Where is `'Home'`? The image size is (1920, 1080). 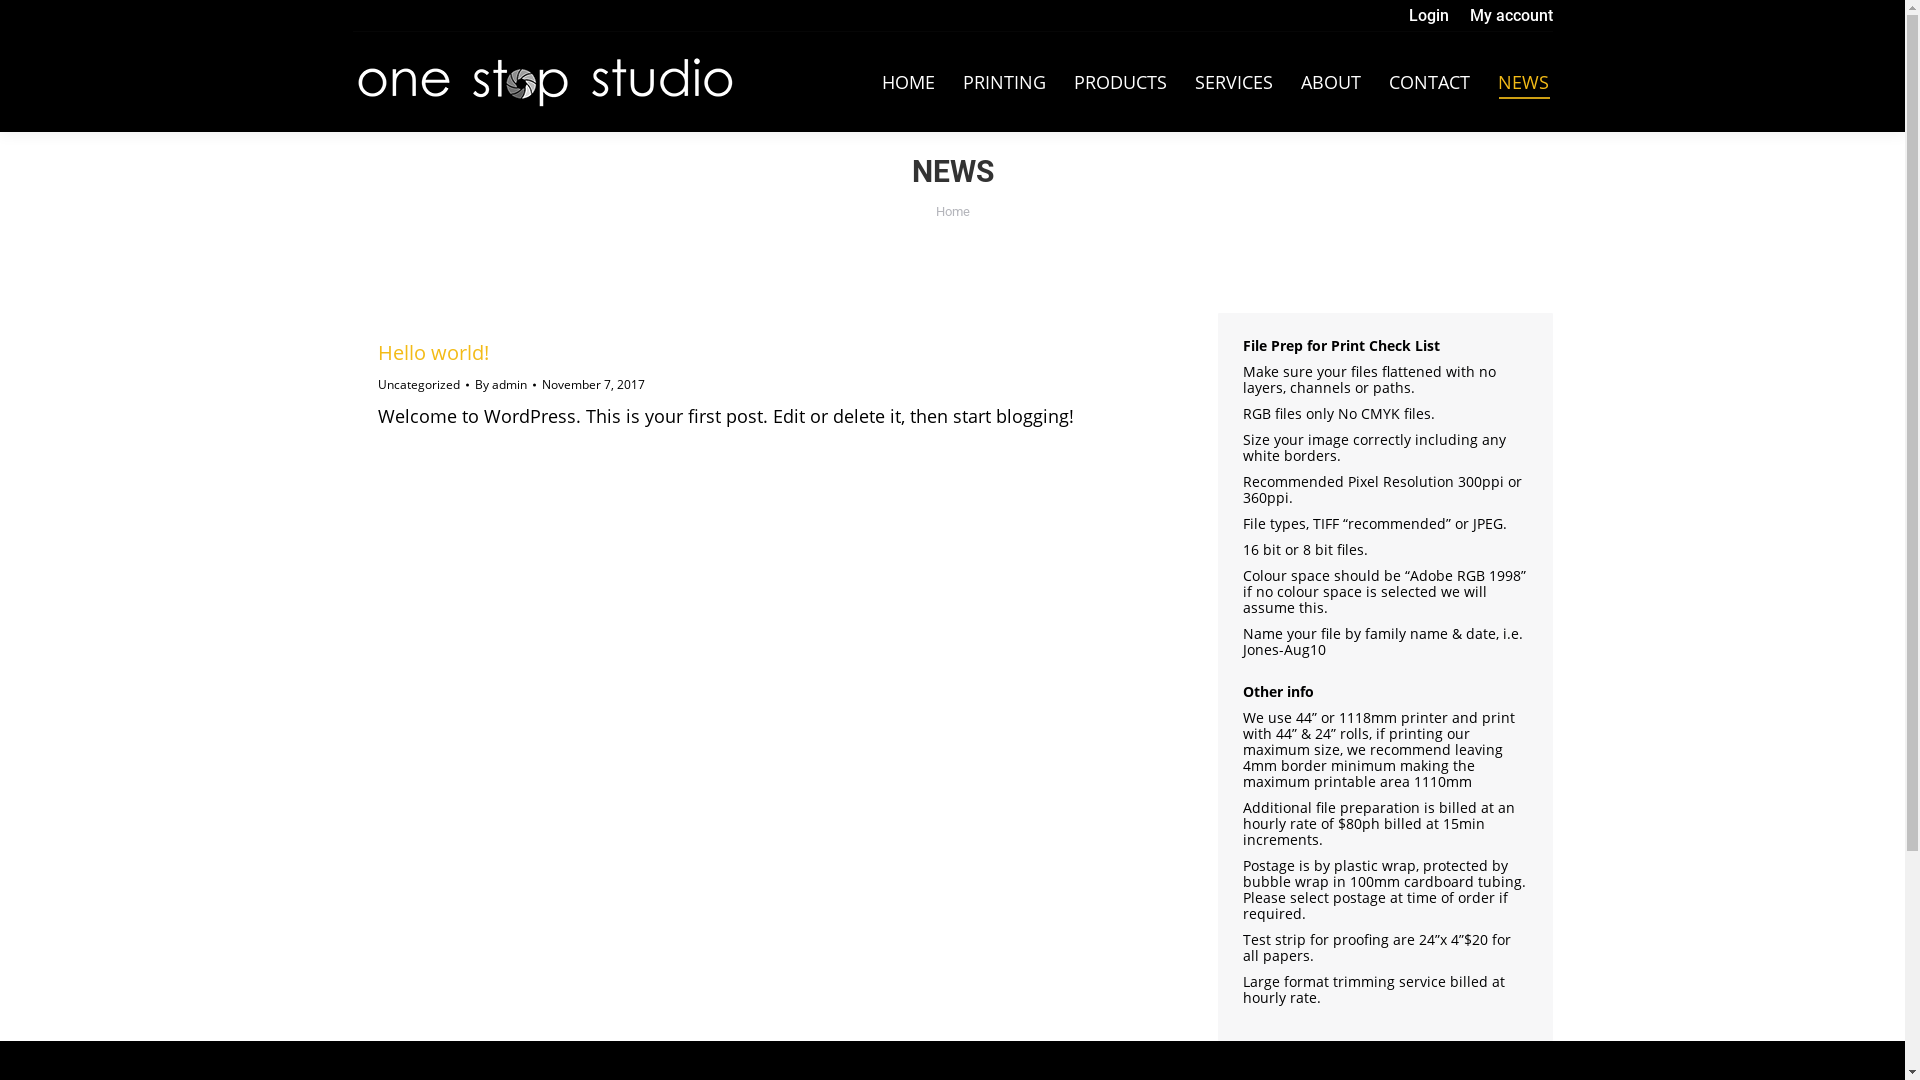
'Home' is located at coordinates (935, 211).